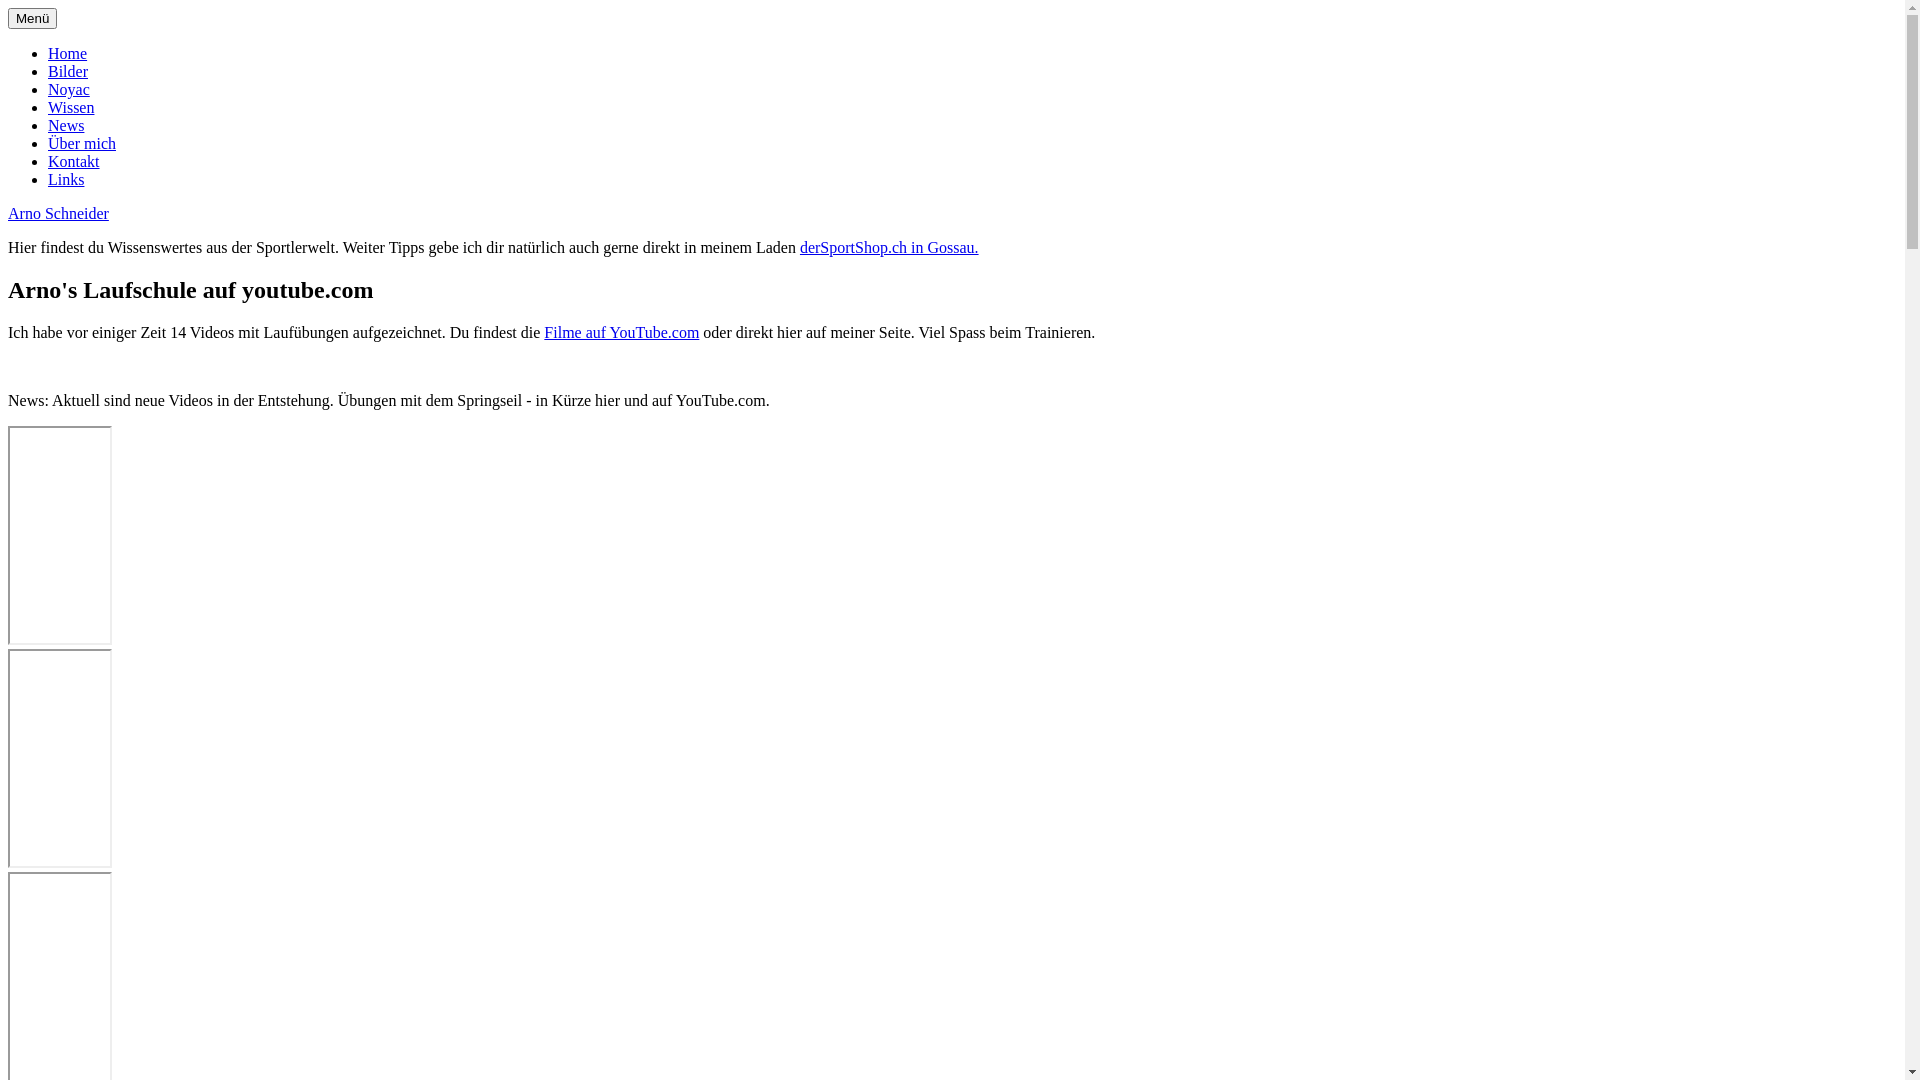  I want to click on 'Arno Schneider', so click(58, 213).